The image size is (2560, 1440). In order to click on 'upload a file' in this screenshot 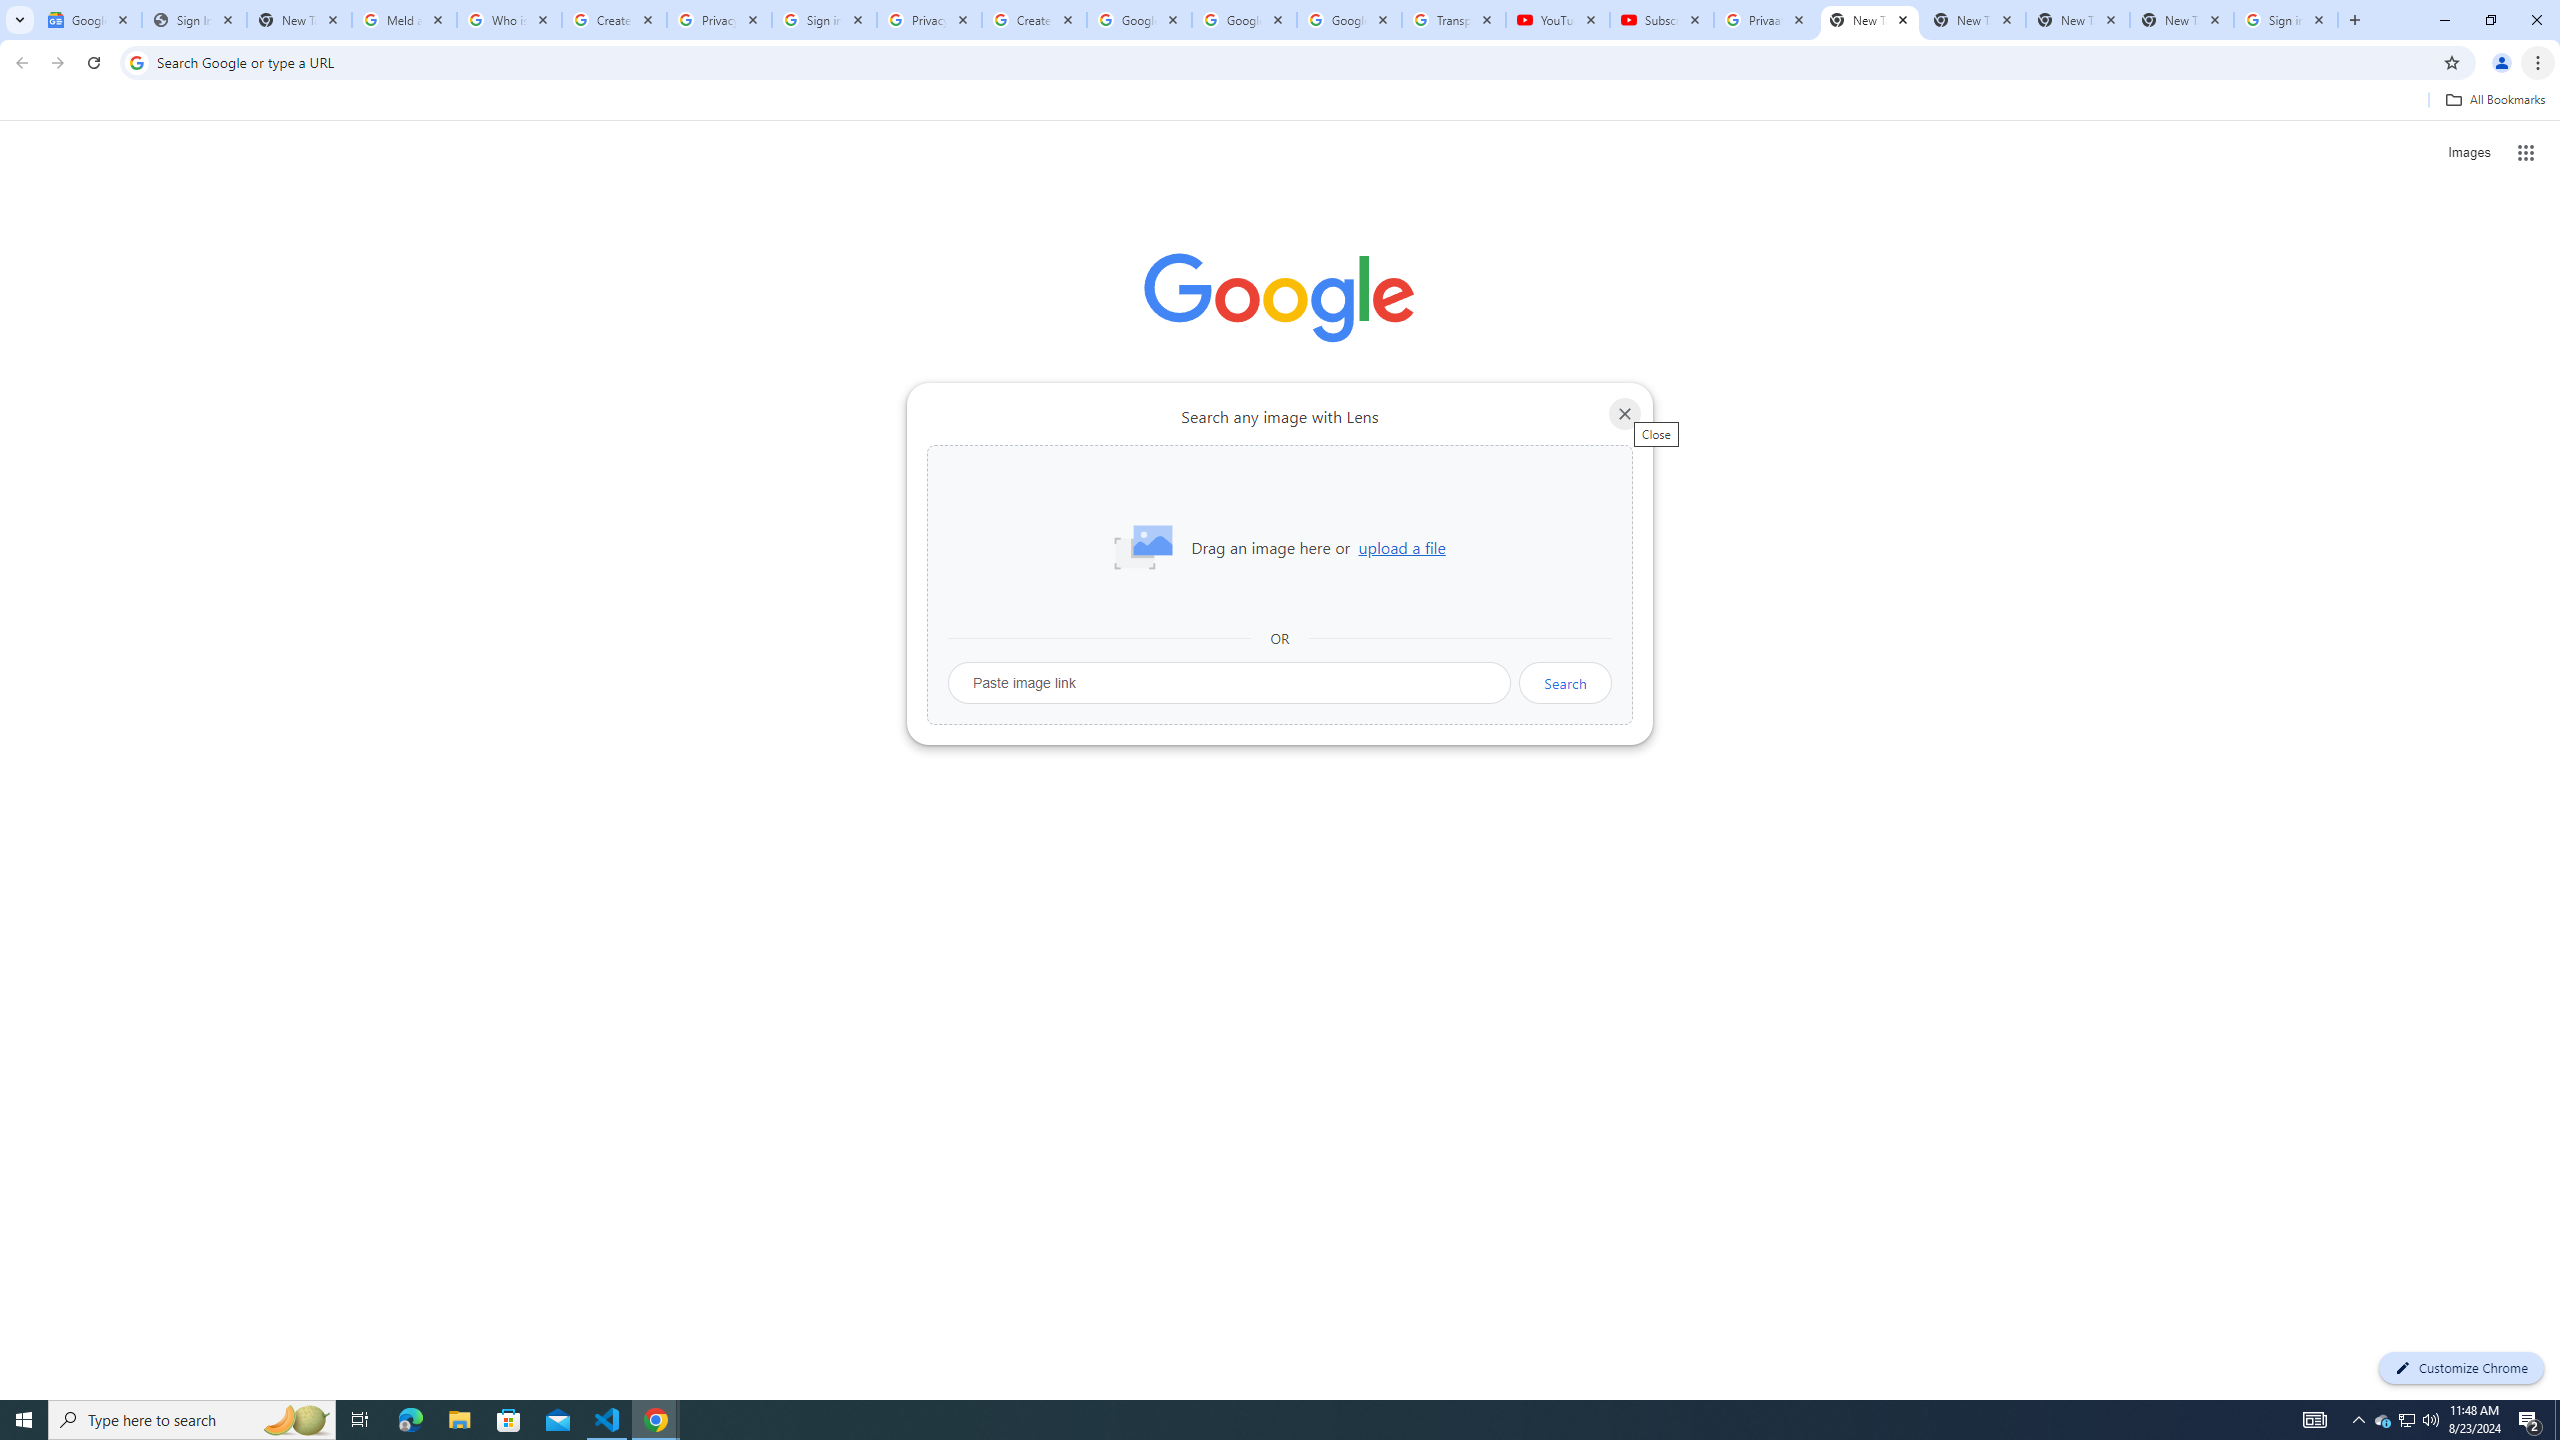, I will do `click(1401, 547)`.